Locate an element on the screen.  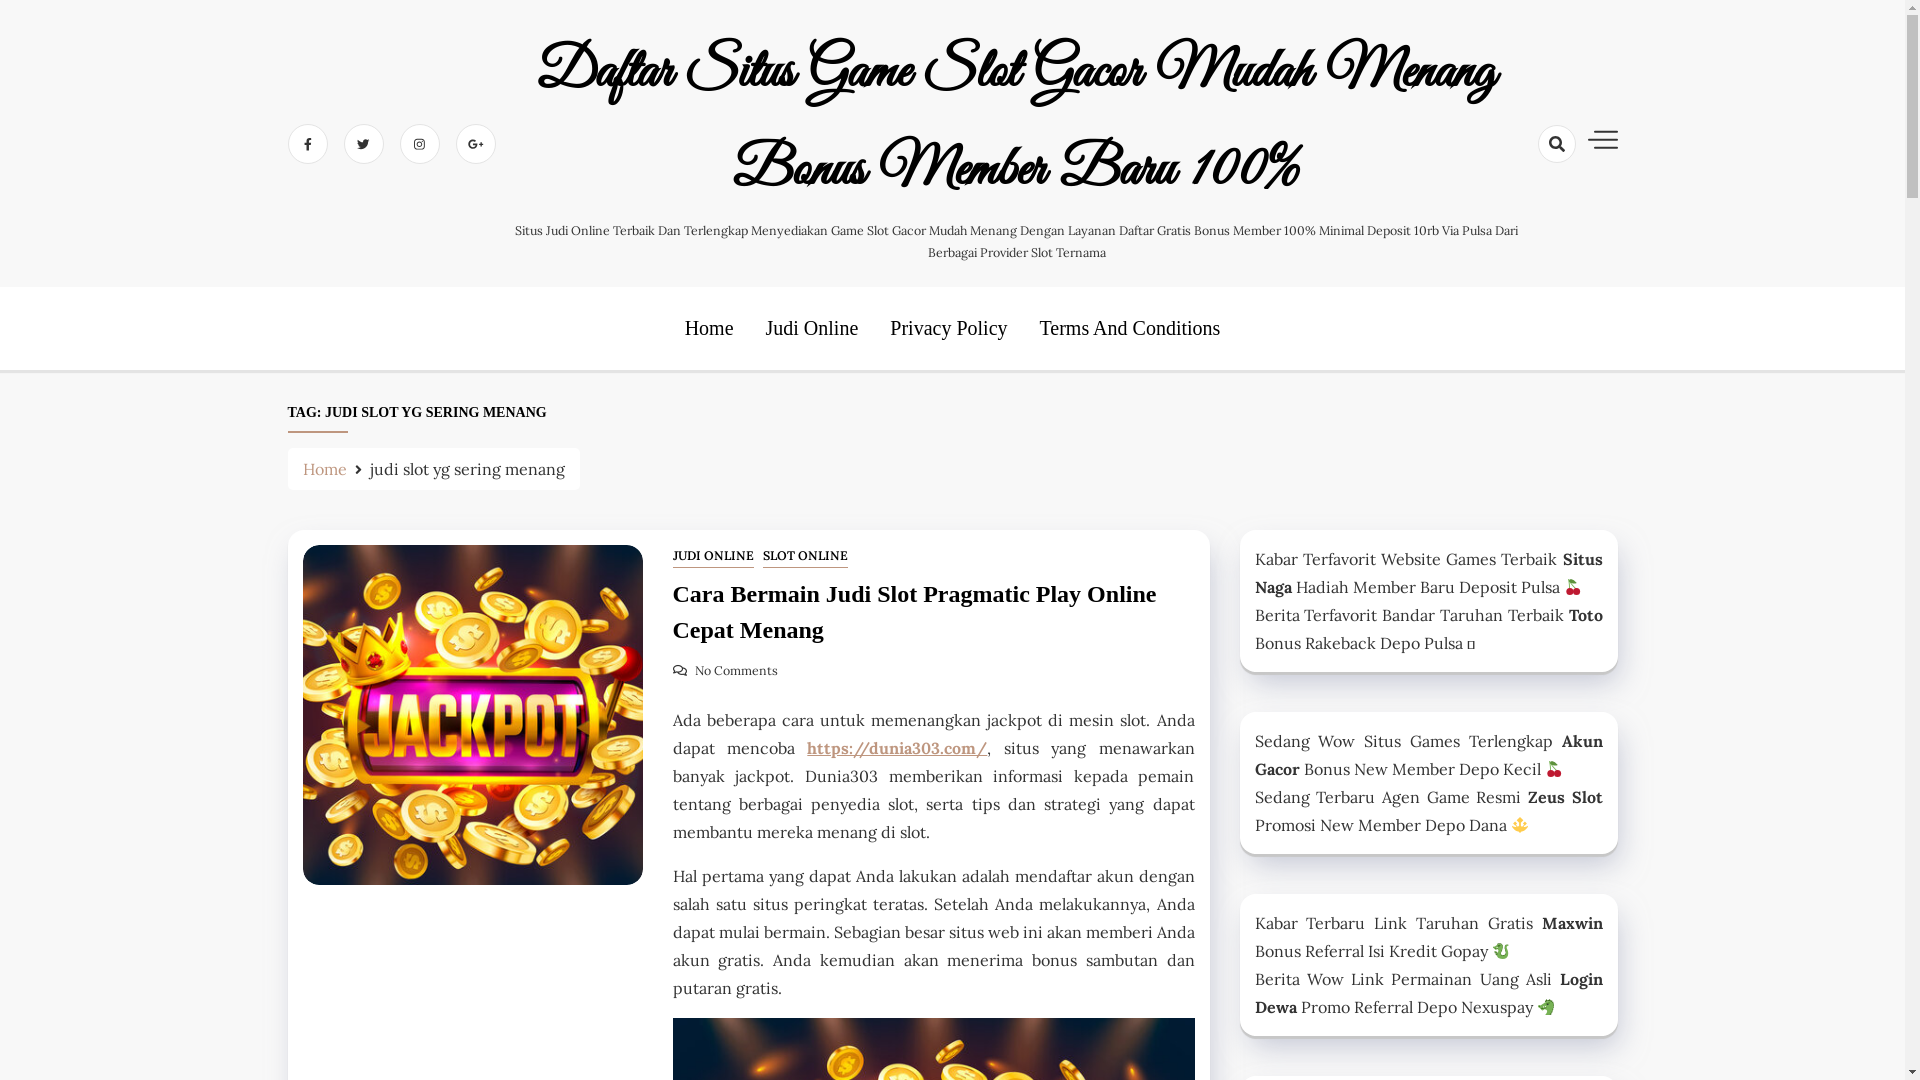
'Situs Naga' is located at coordinates (1426, 573).